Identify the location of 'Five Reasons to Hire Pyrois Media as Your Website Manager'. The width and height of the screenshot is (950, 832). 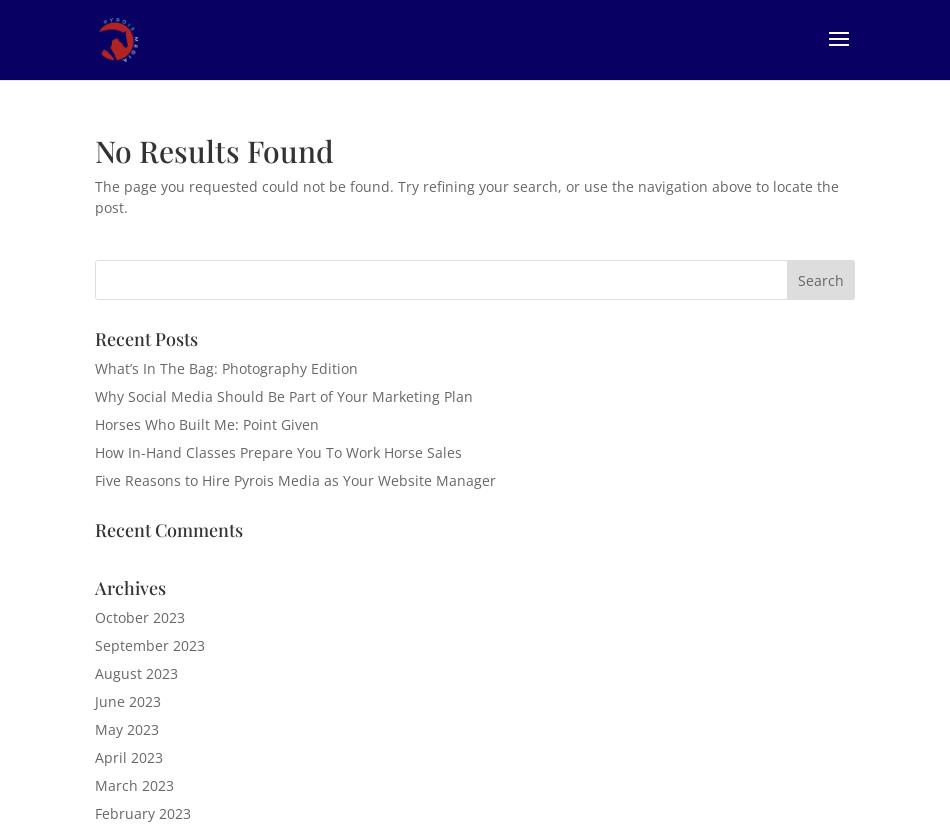
(294, 479).